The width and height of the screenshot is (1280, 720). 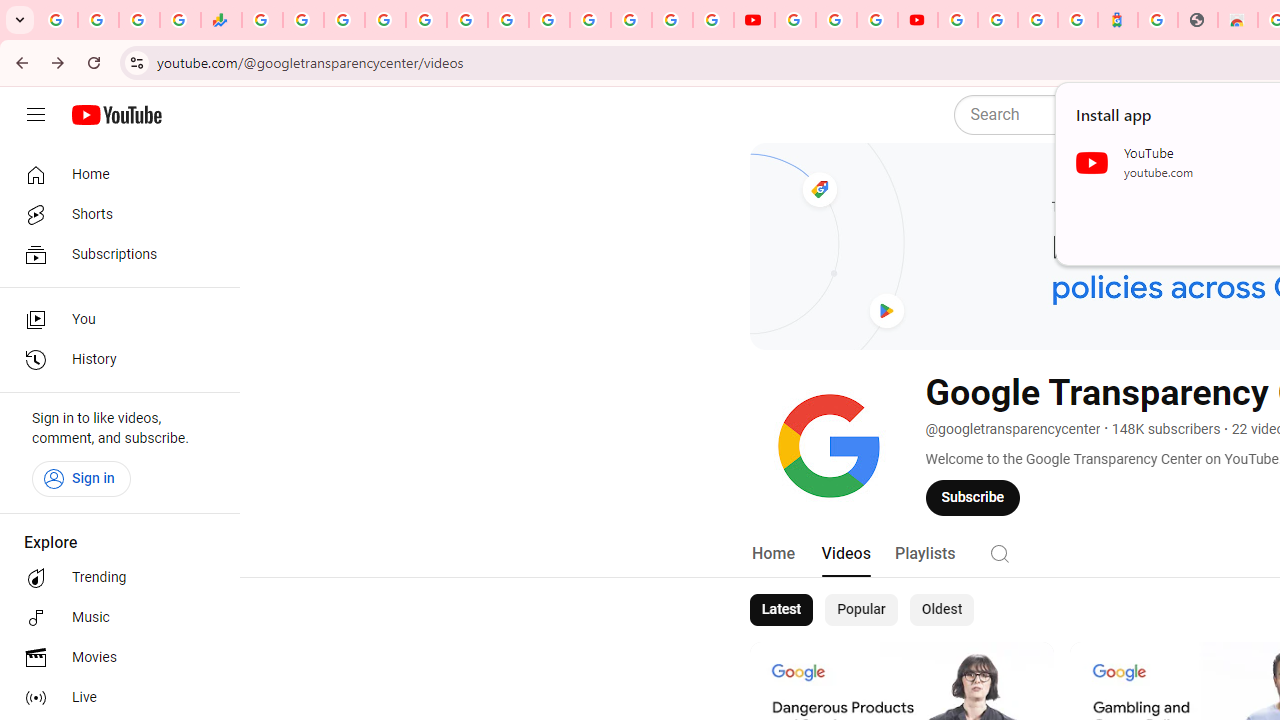 I want to click on 'History', so click(x=112, y=360).